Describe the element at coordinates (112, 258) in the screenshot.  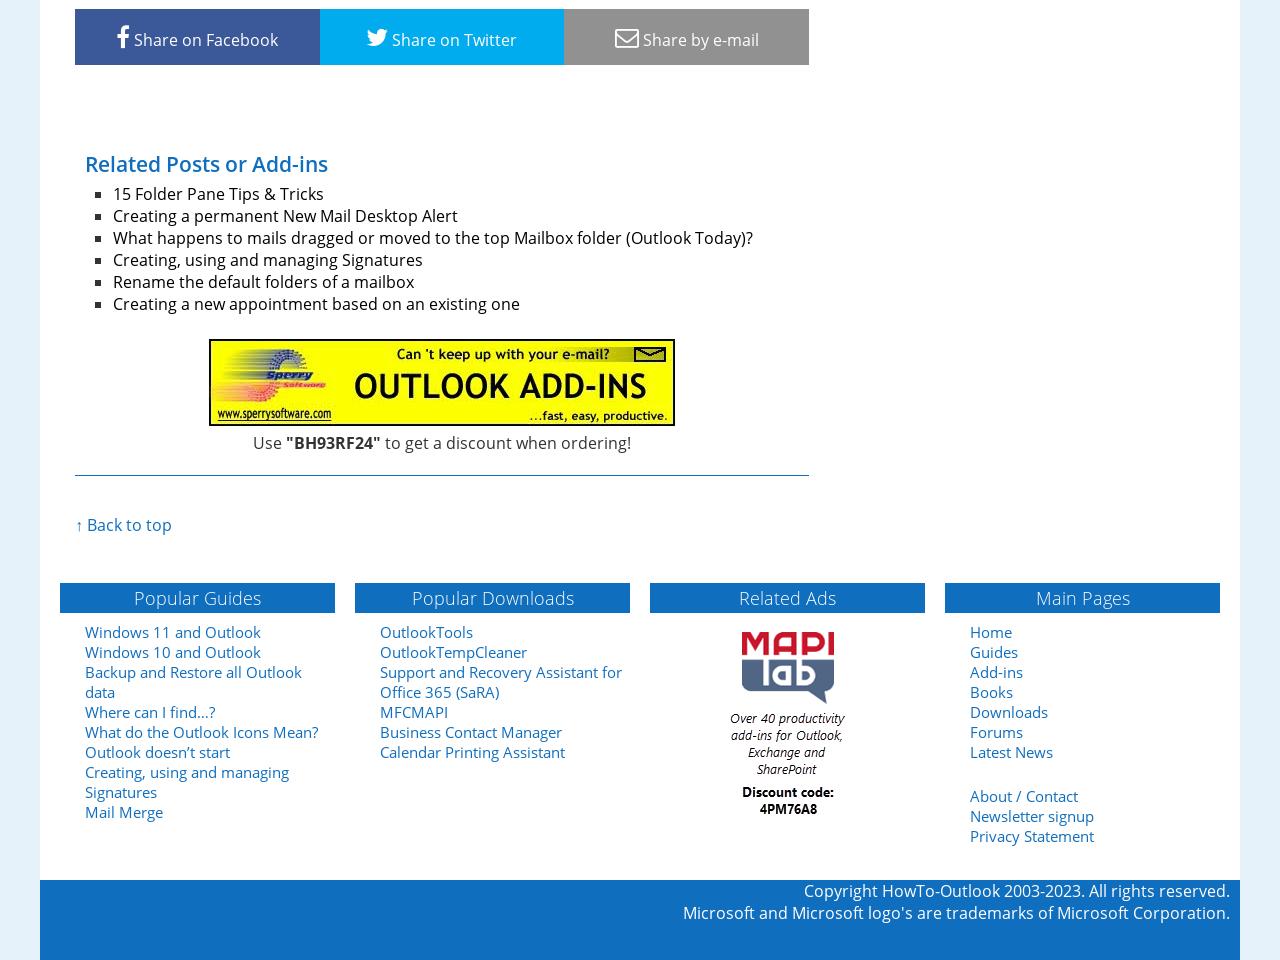
I see `'Creating, using and managing Signatures'` at that location.